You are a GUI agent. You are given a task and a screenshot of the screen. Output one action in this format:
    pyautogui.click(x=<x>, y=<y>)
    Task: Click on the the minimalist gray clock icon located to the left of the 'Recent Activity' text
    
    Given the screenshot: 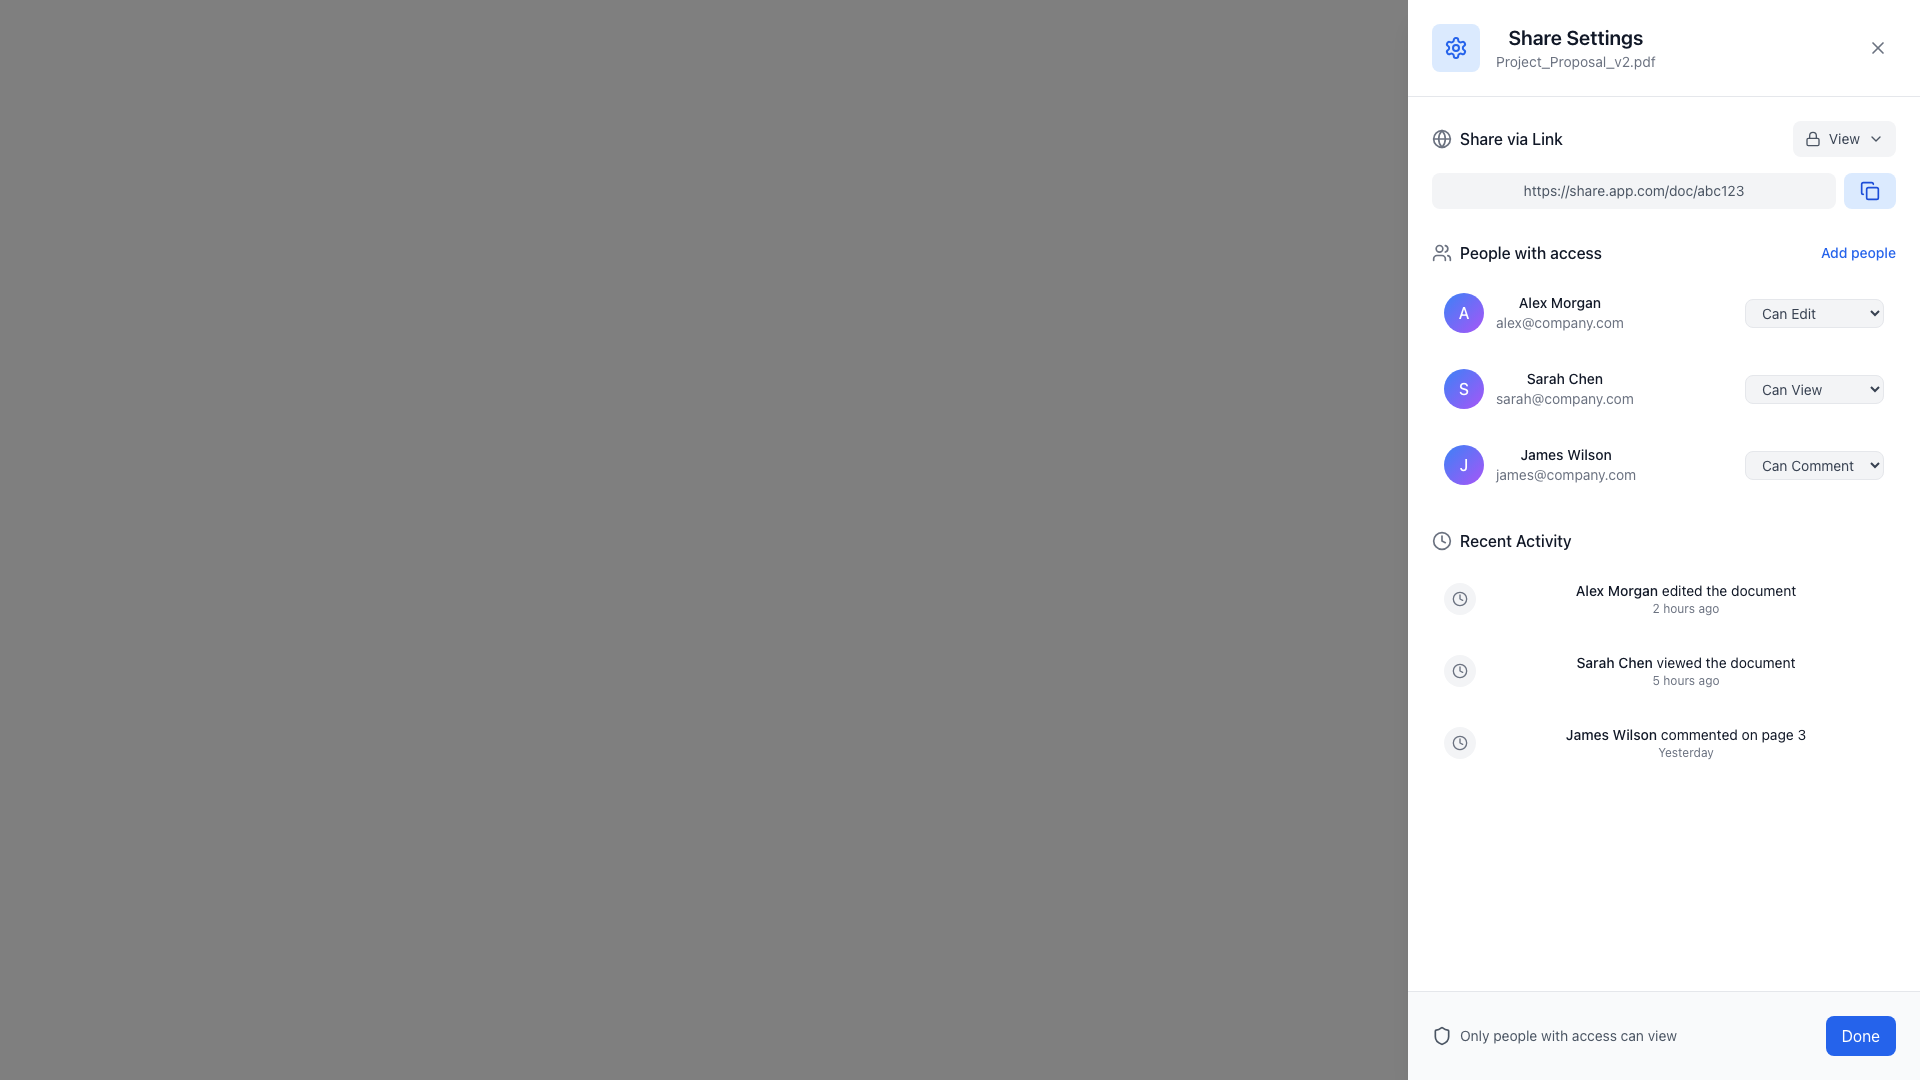 What is the action you would take?
    pyautogui.click(x=1441, y=540)
    